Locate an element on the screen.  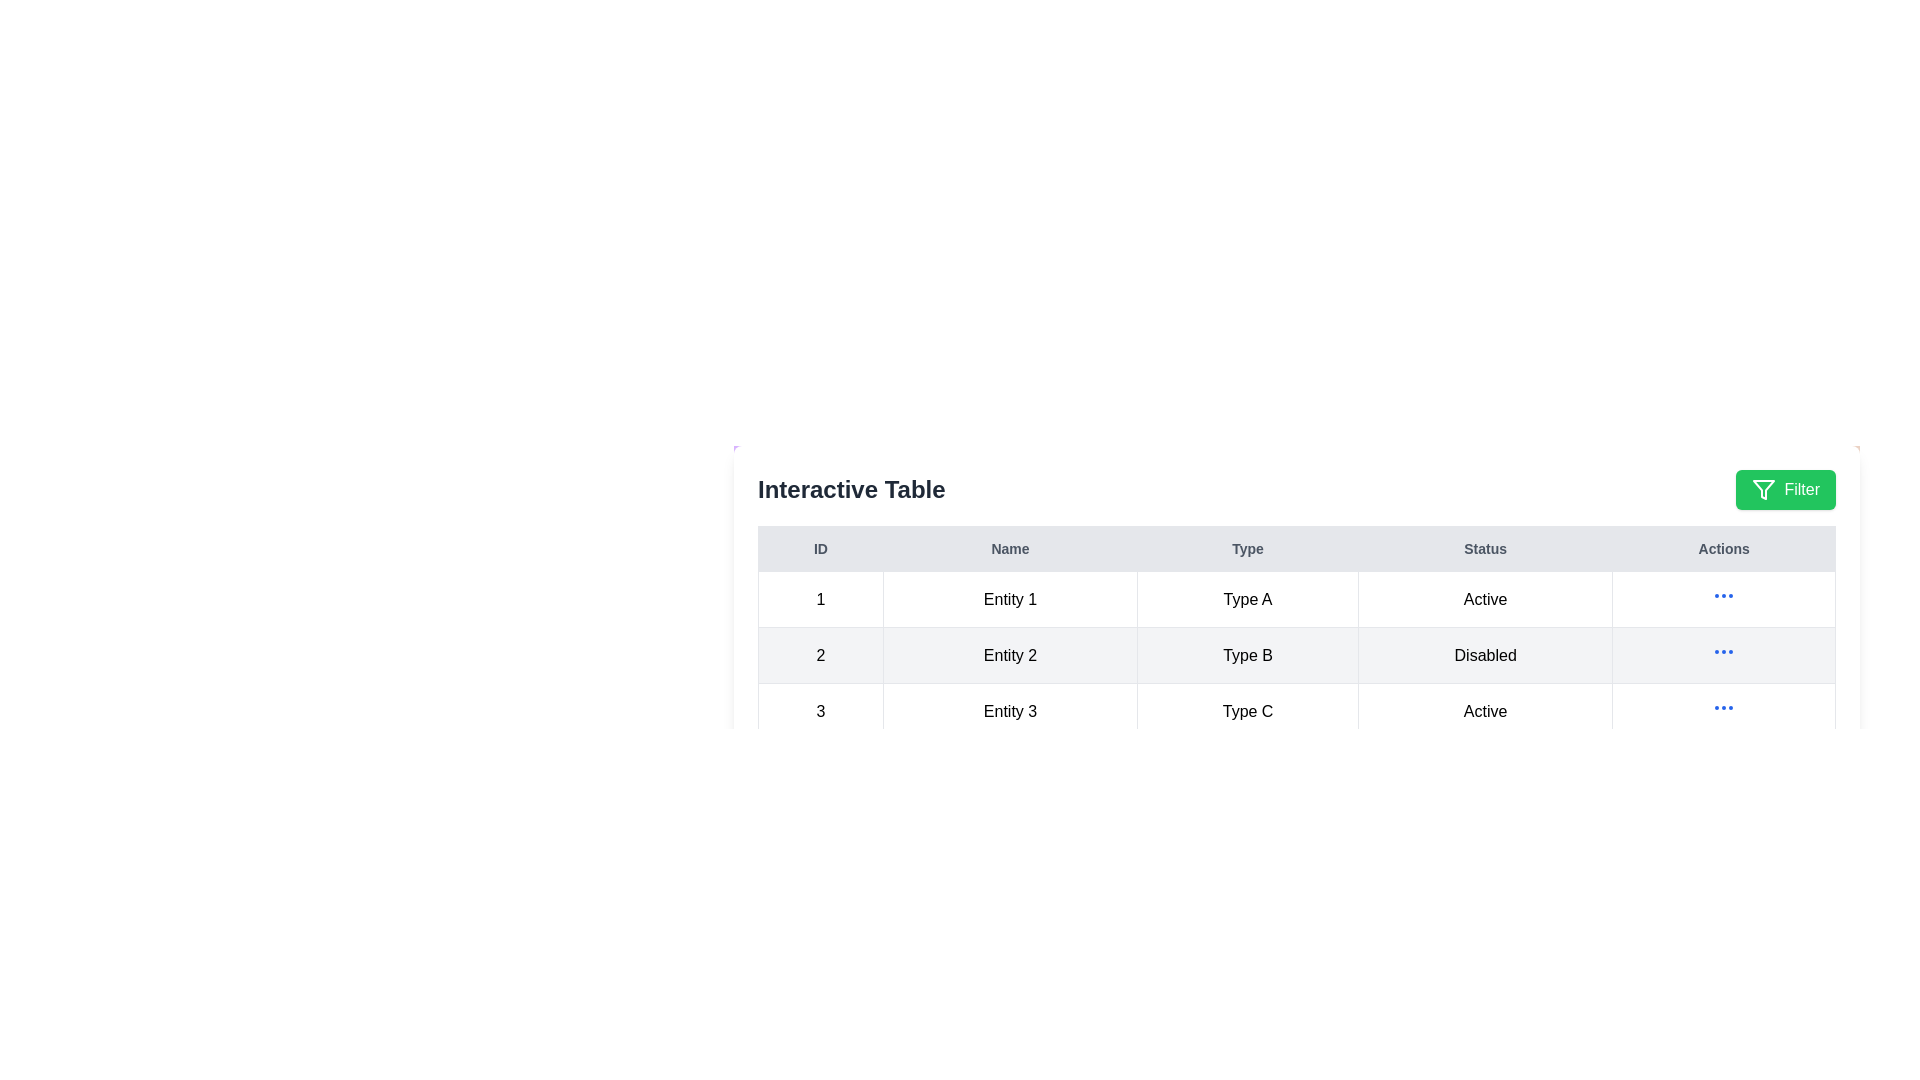
the row corresponding to 3 is located at coordinates (1296, 710).